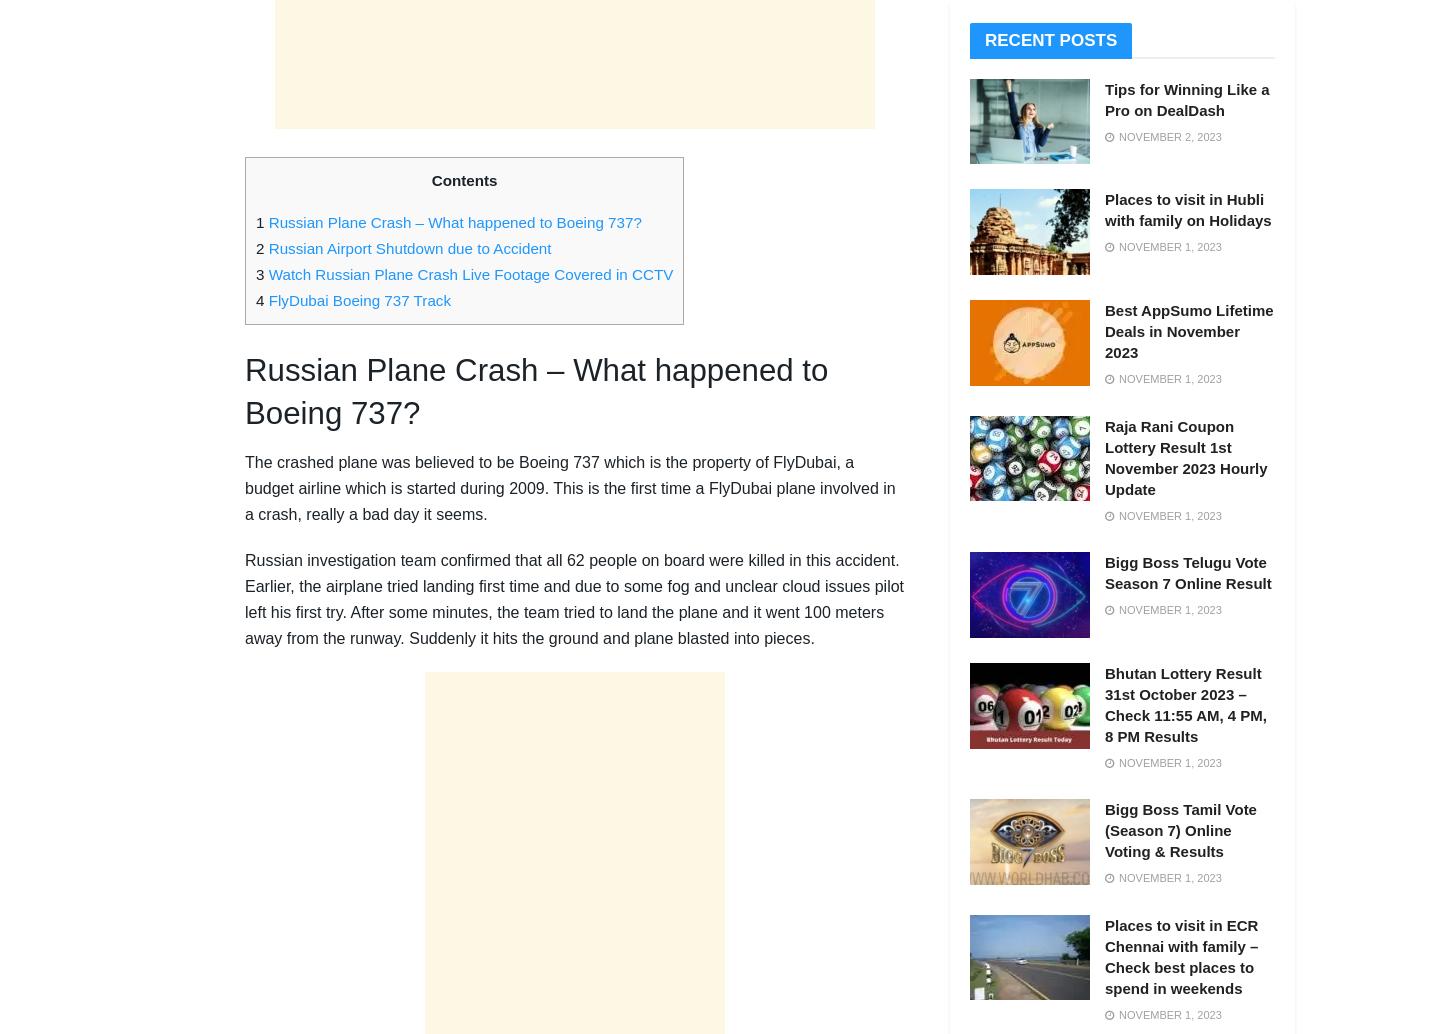 The width and height of the screenshot is (1450, 1034). What do you see at coordinates (1180, 955) in the screenshot?
I see `'Places to visit in ECR Chennai with family – Check best places to spend in weekends'` at bounding box center [1180, 955].